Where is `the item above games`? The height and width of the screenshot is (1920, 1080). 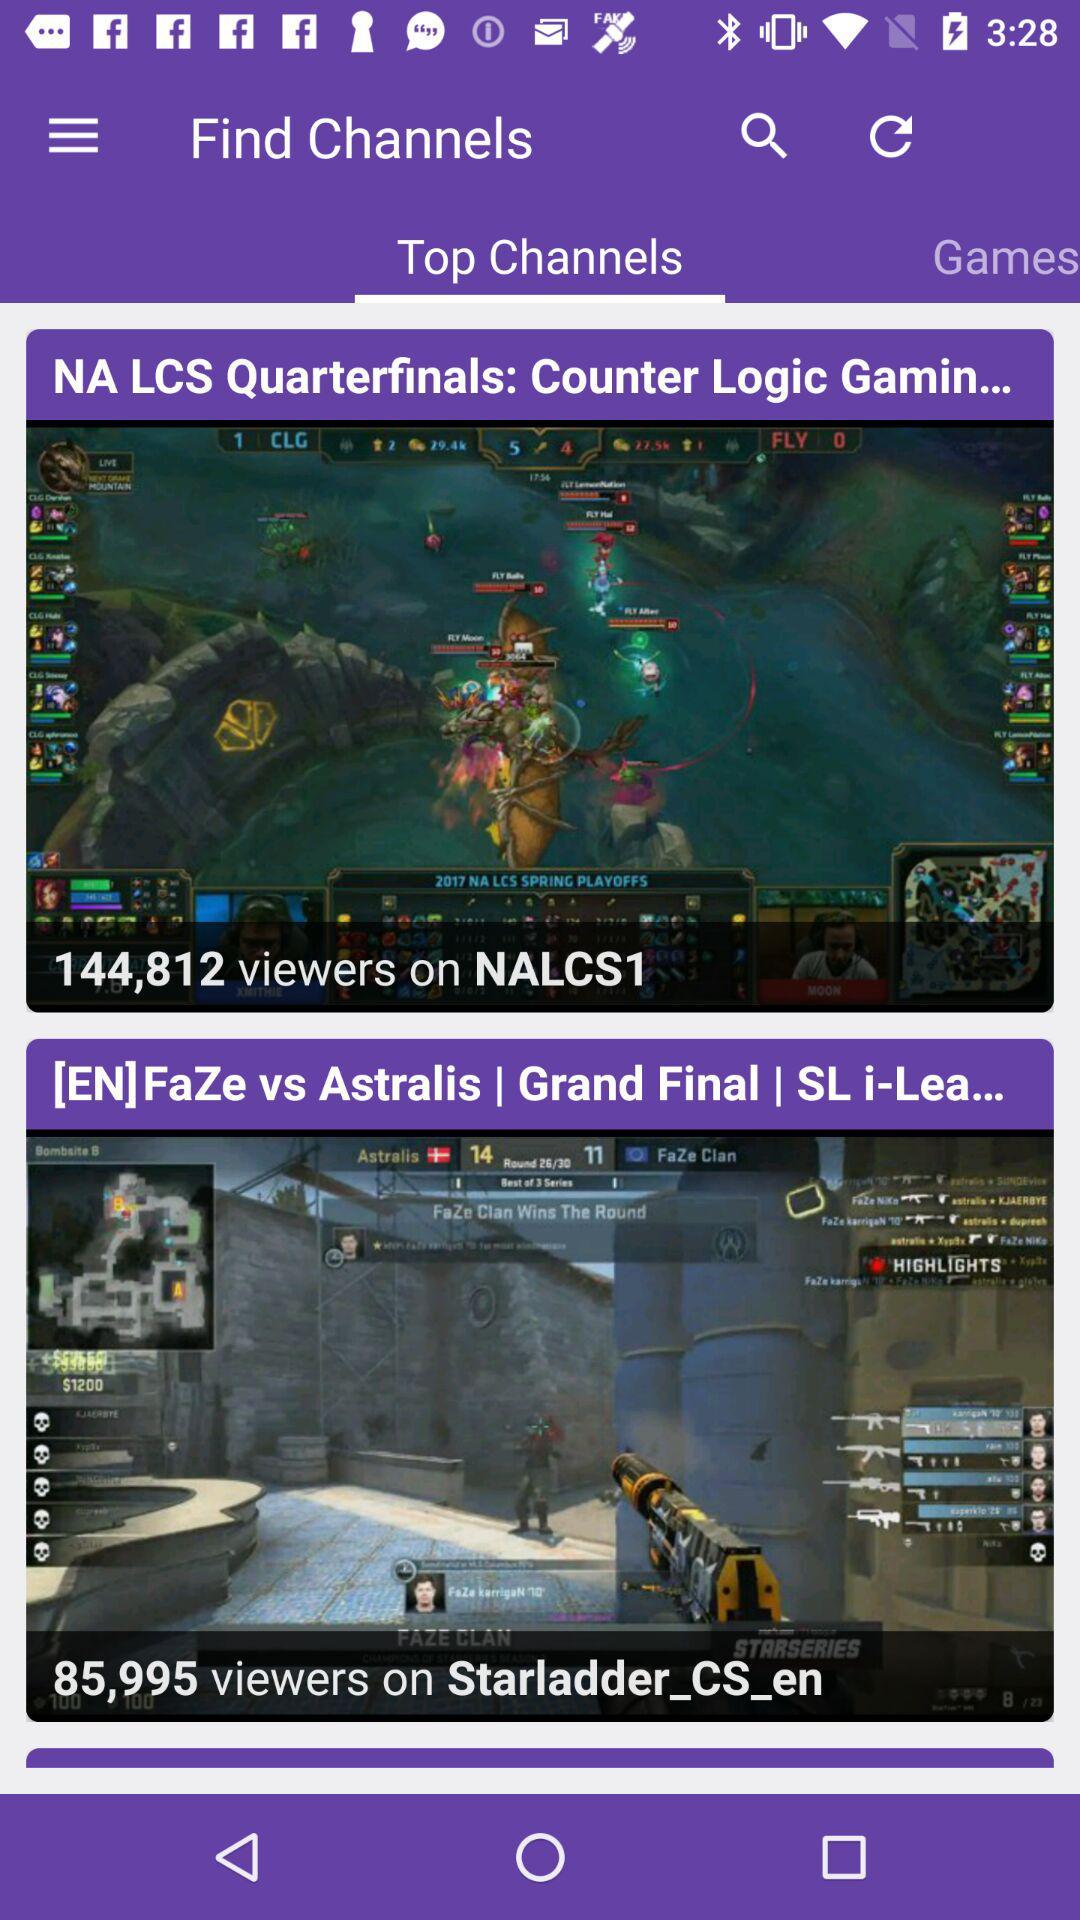
the item above games is located at coordinates (890, 135).